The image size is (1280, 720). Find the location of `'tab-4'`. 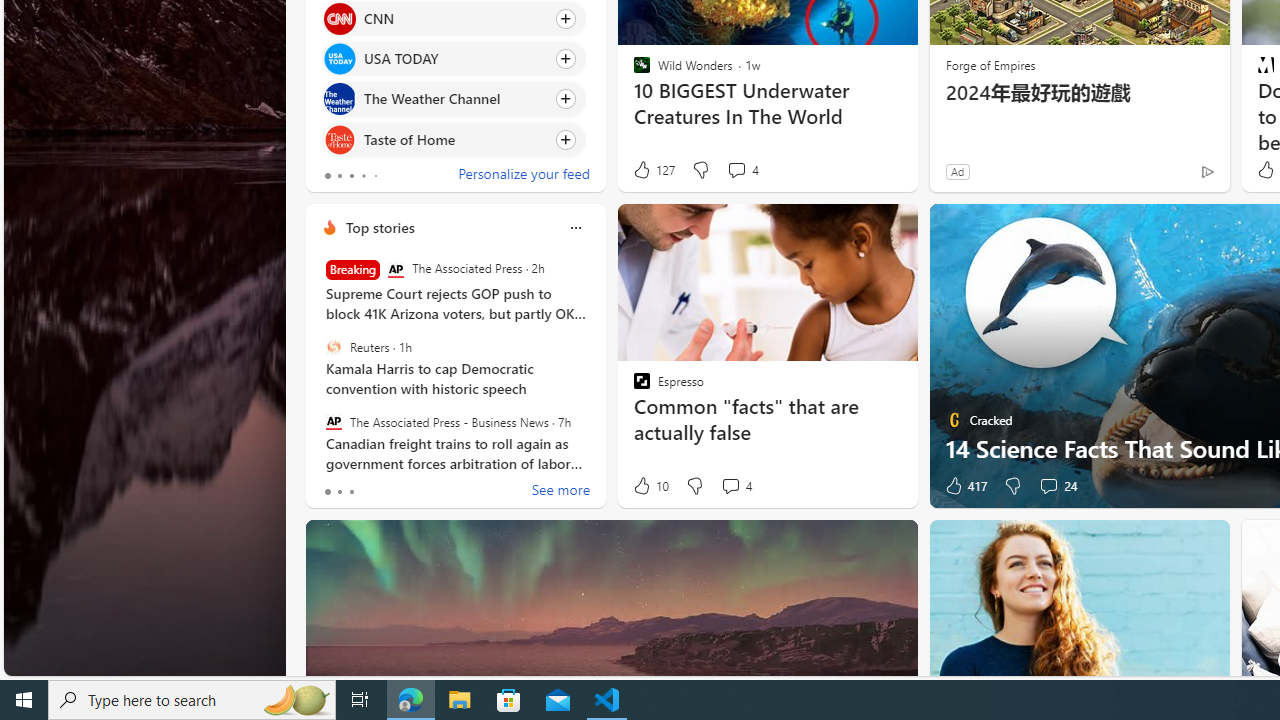

'tab-4' is located at coordinates (375, 175).